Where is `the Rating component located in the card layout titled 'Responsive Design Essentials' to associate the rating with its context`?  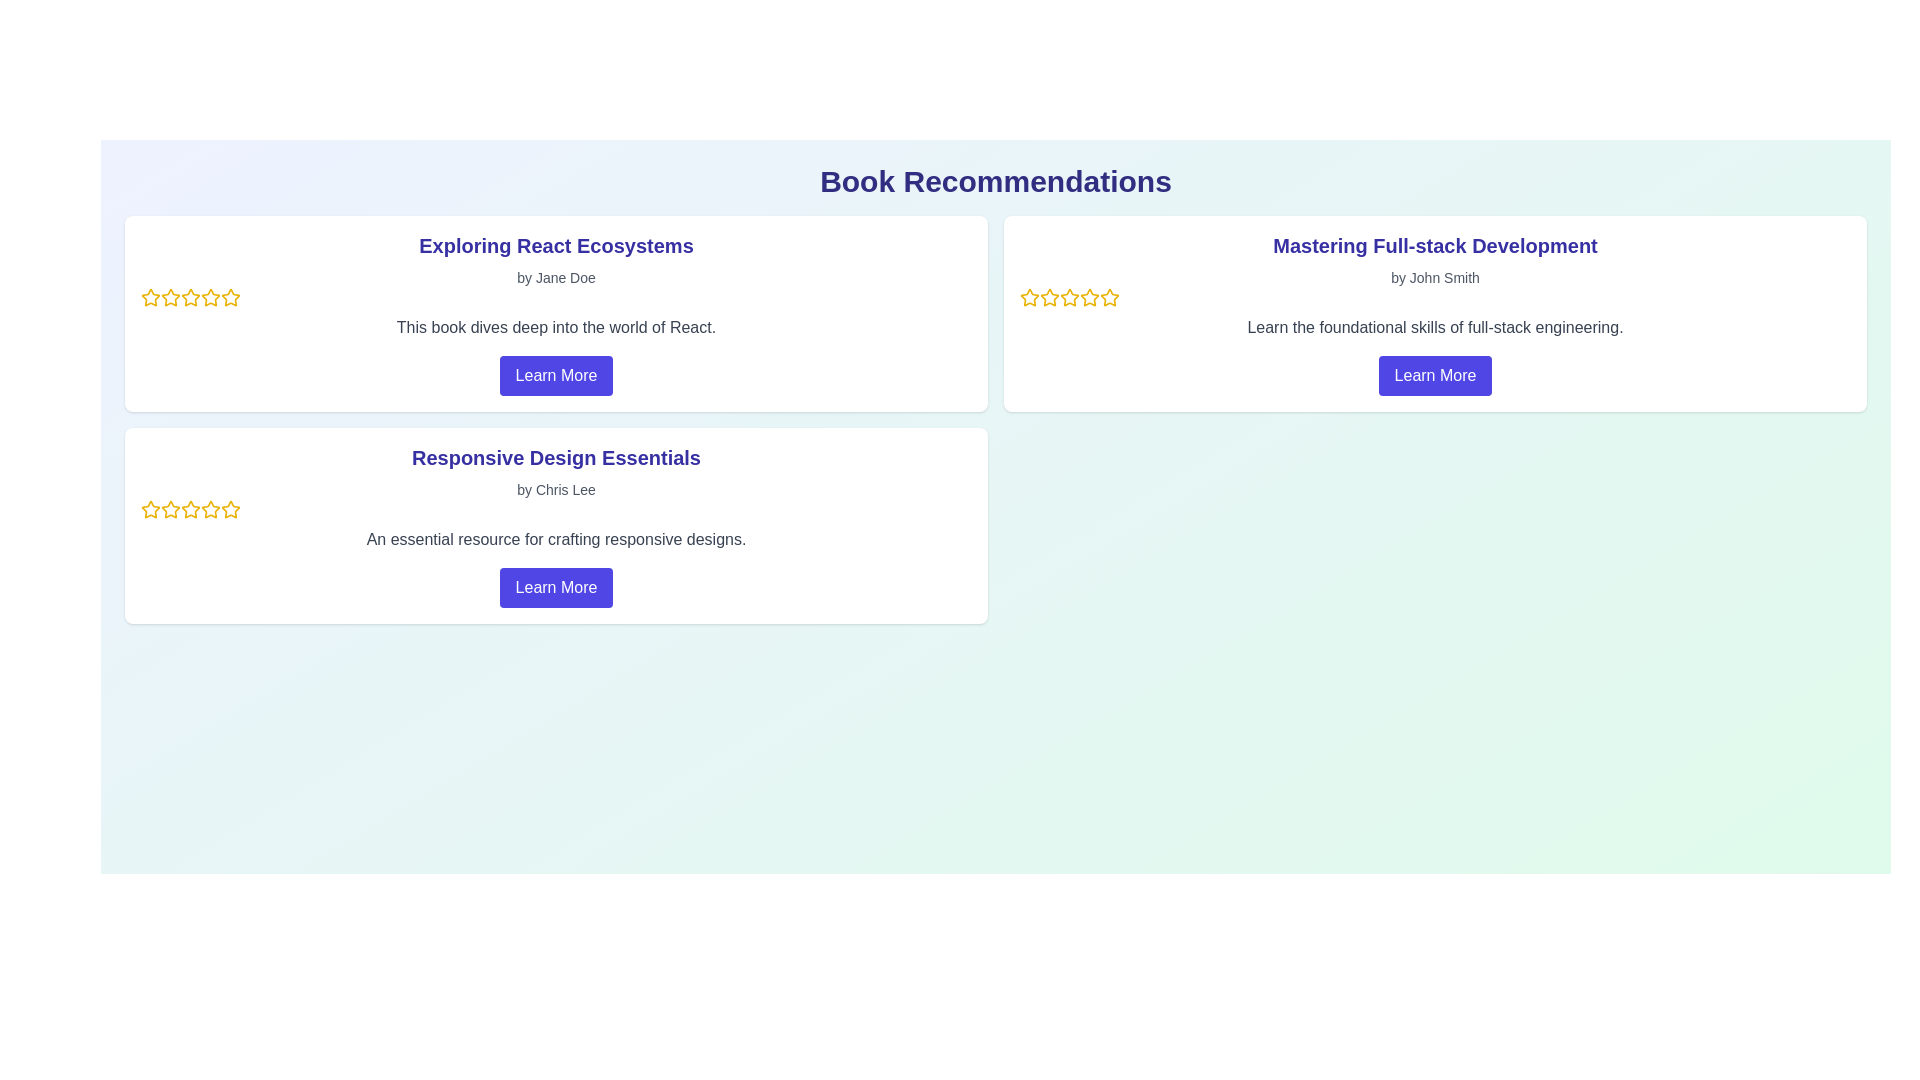 the Rating component located in the card layout titled 'Responsive Design Essentials' to associate the rating with its context is located at coordinates (556, 508).